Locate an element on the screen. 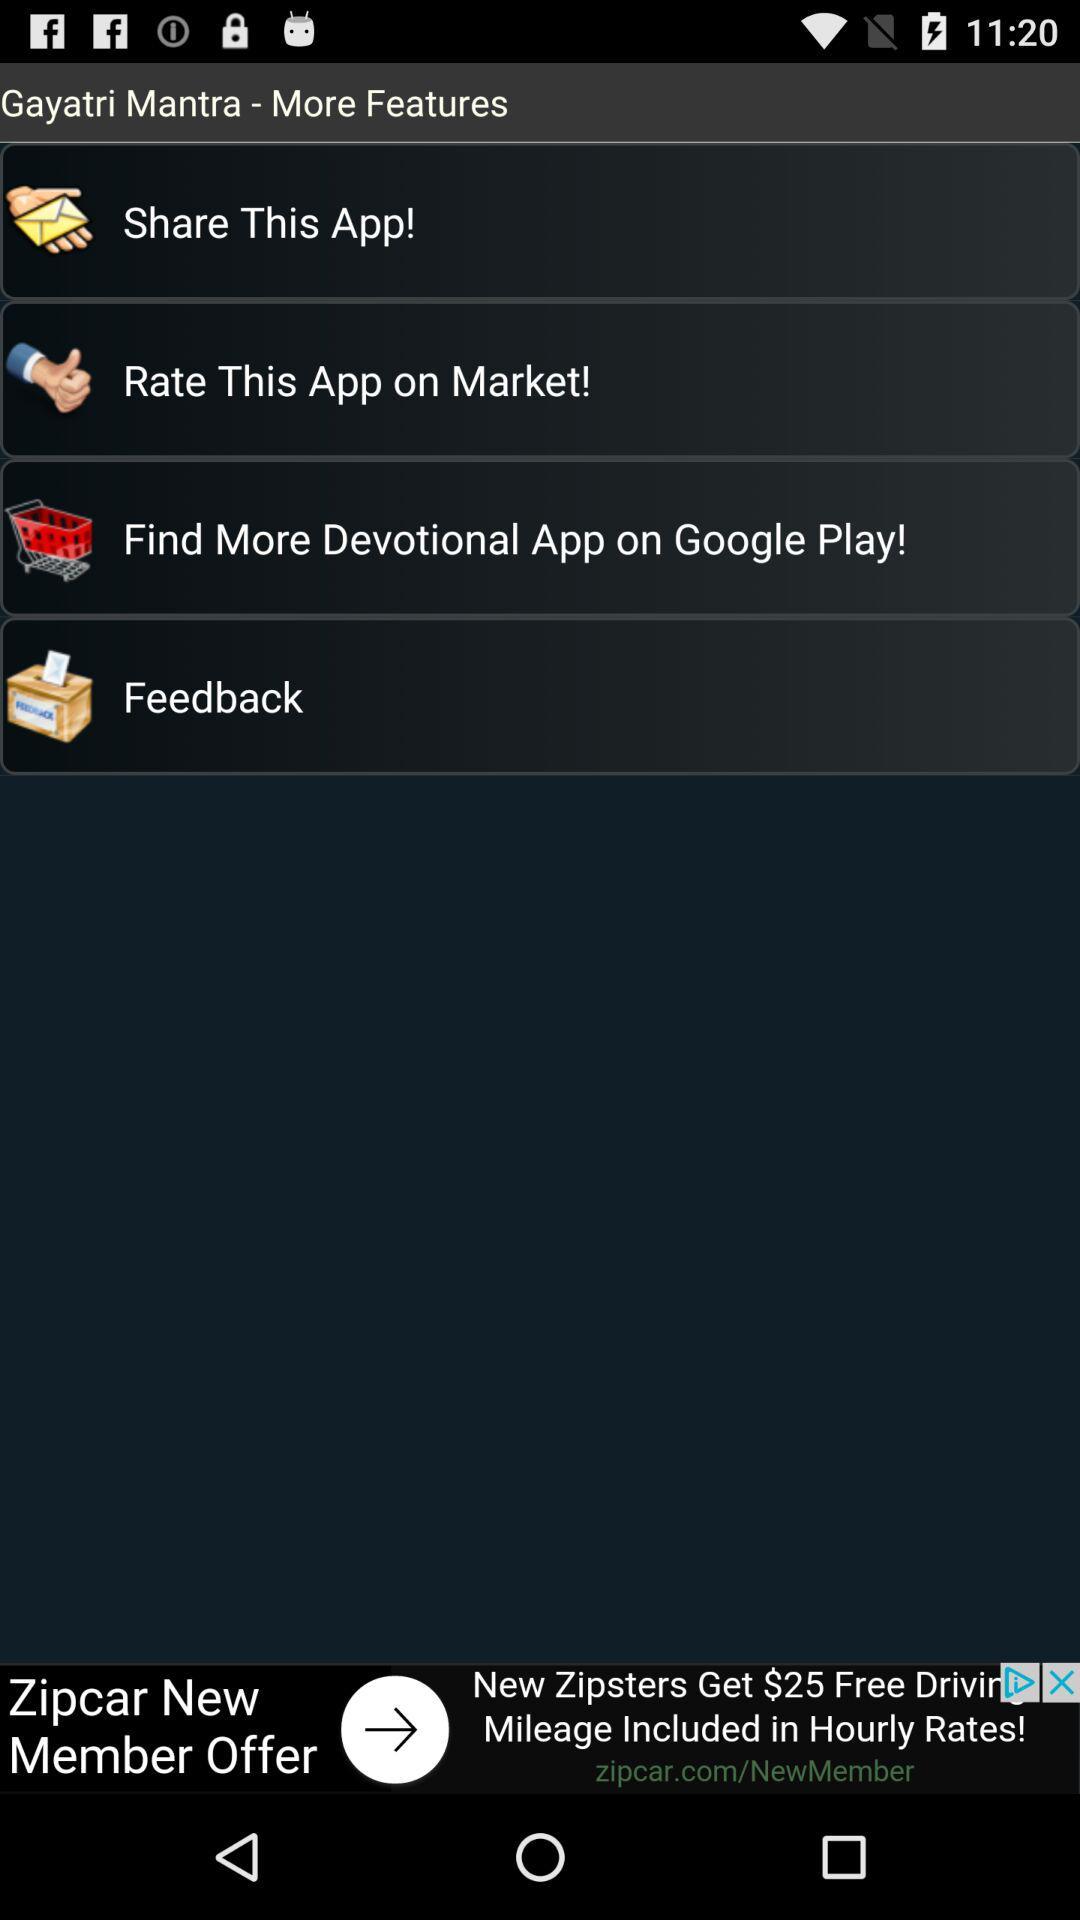  next is located at coordinates (540, 1727).